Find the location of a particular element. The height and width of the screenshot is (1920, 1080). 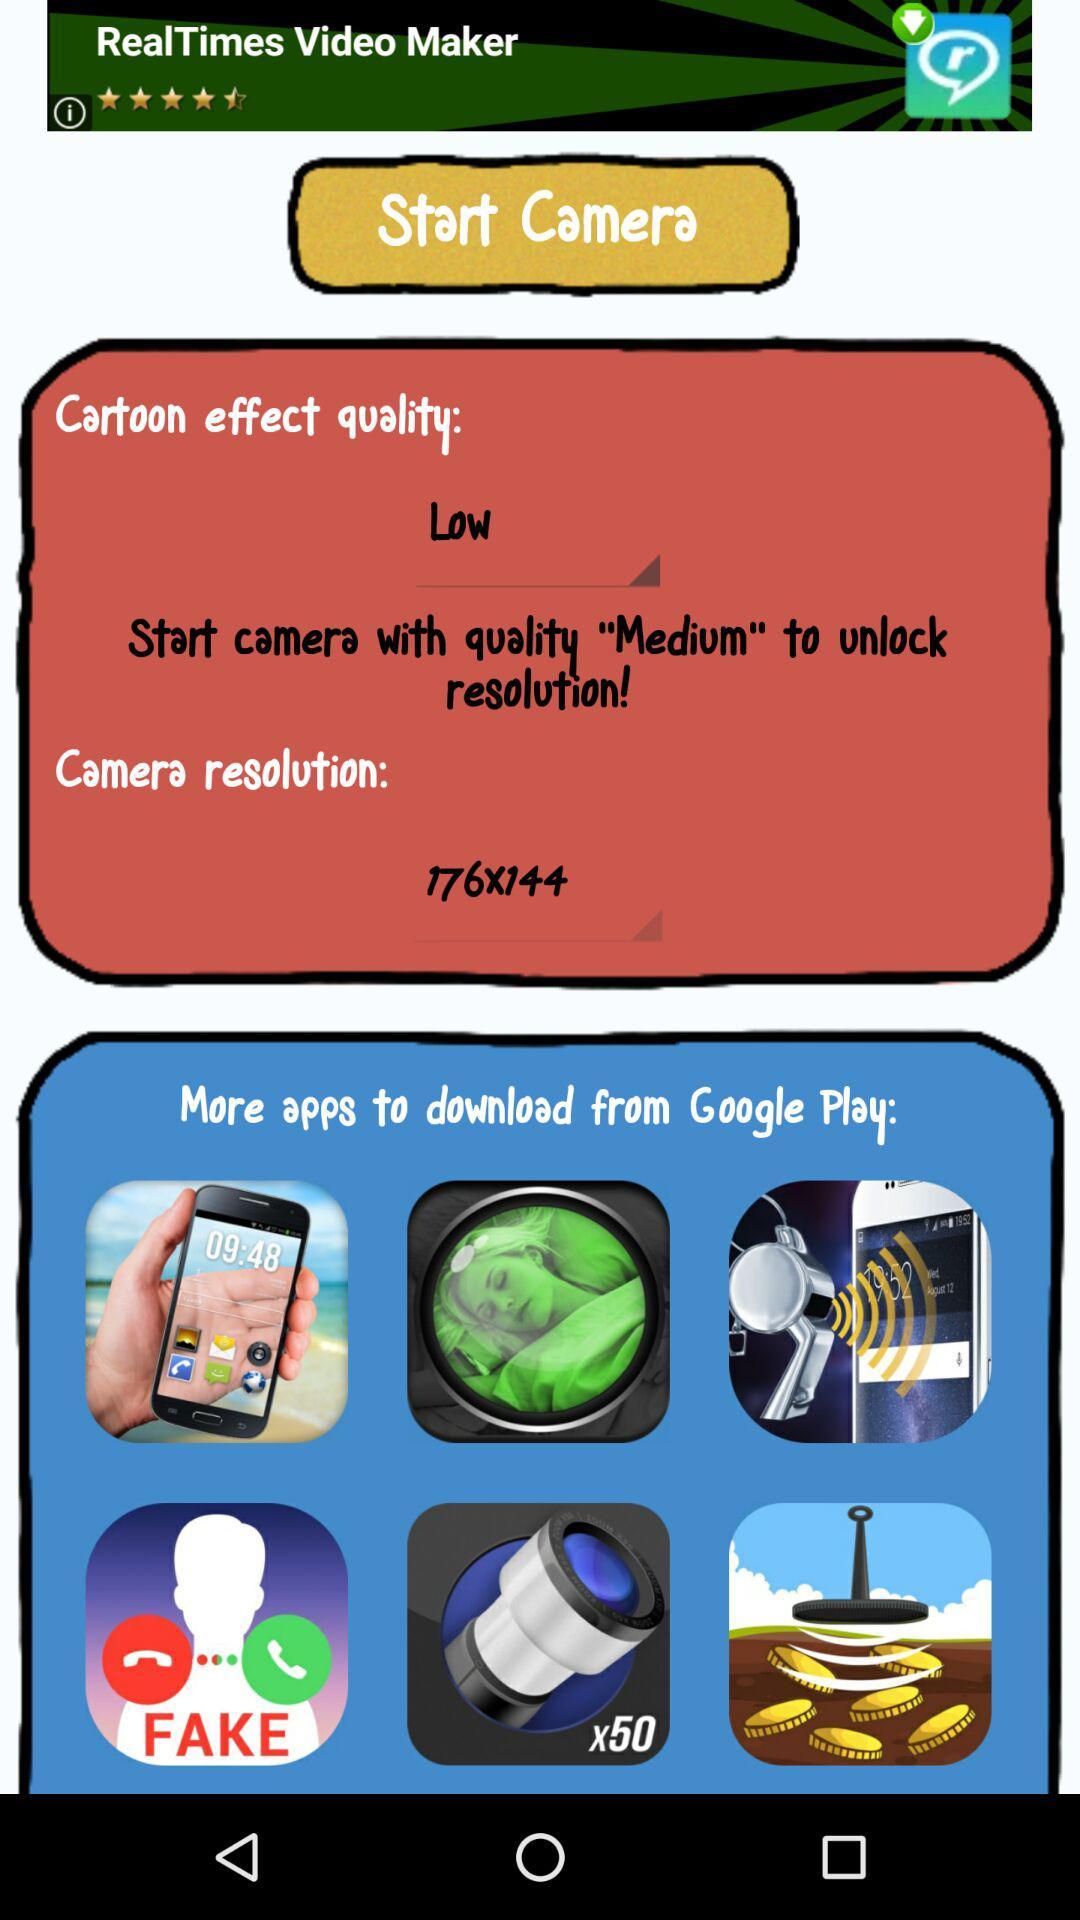

click camera lens is located at coordinates (537, 1311).